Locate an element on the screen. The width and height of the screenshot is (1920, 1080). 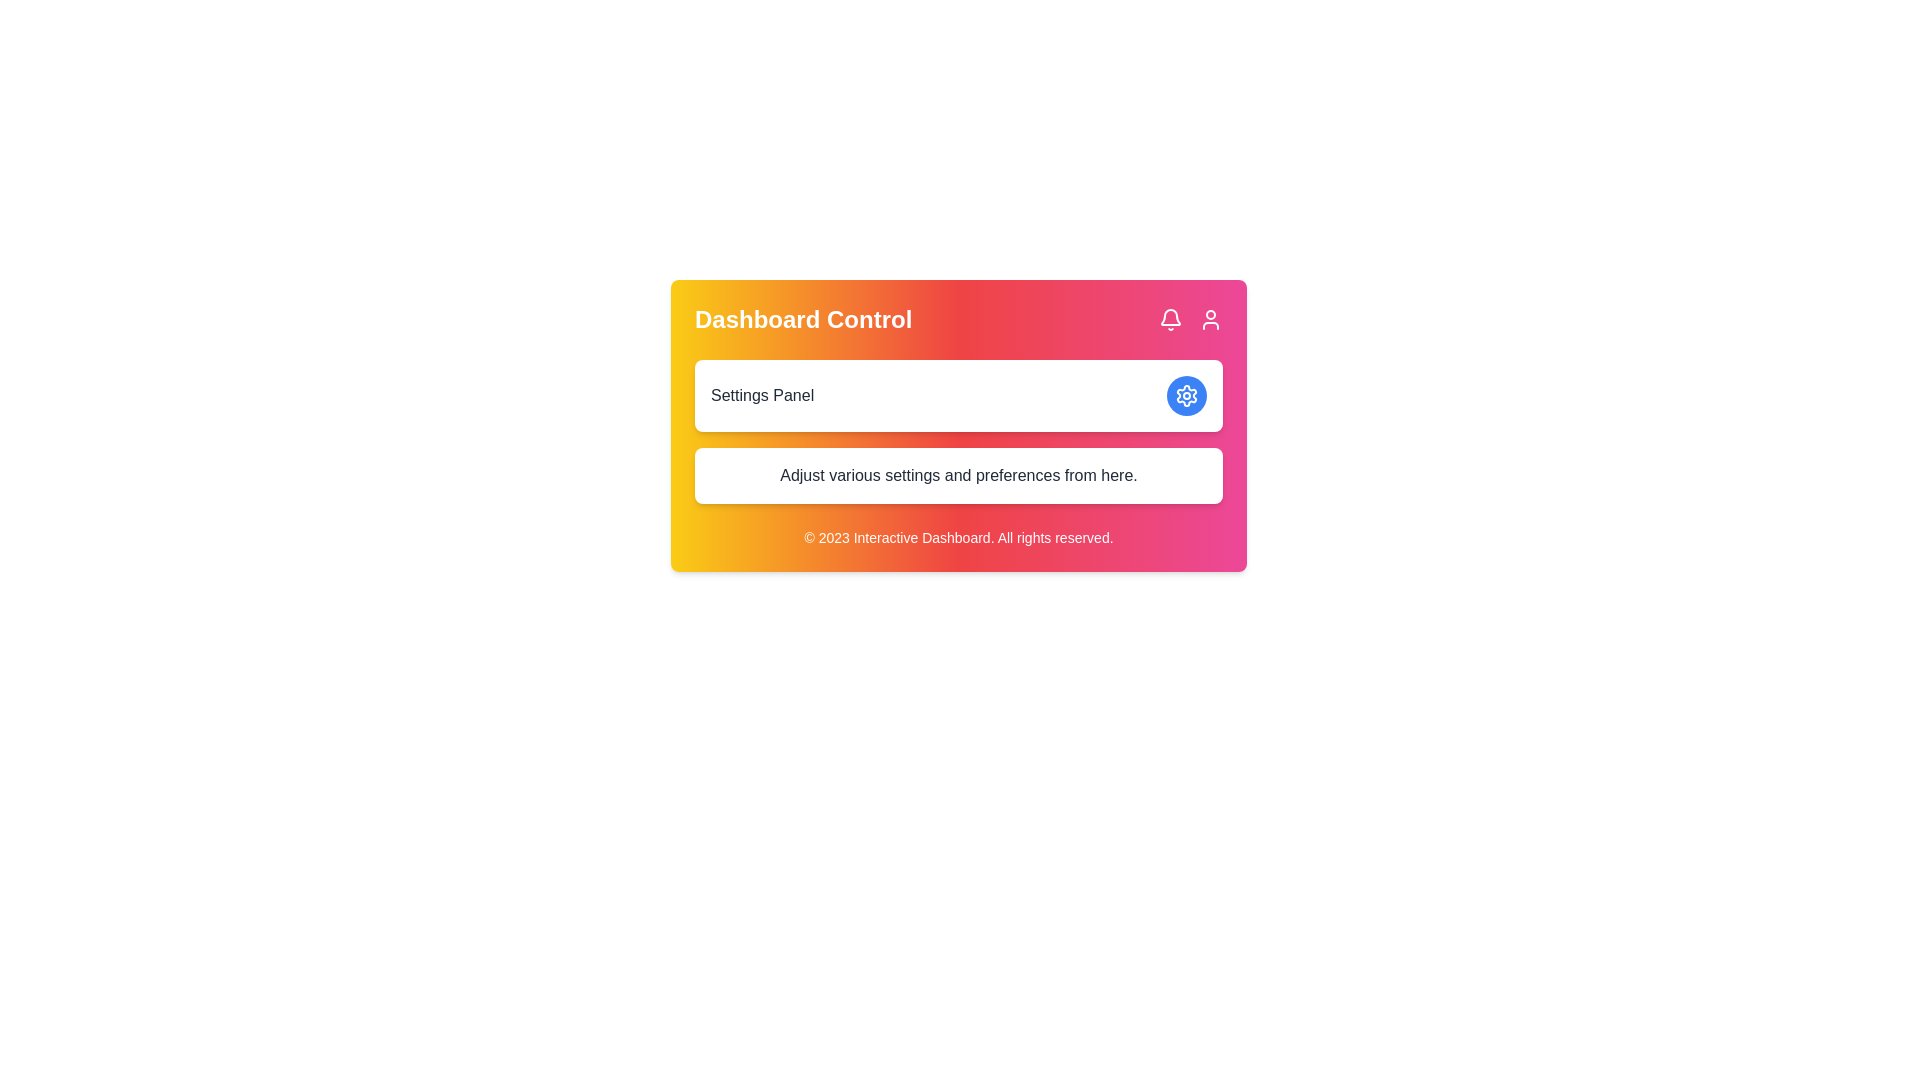
text in the 'Settings Panel' interface element located within the 'Dashboard Control' card, which consists of a title, interactive gear icon, and descriptive text is located at coordinates (958, 431).